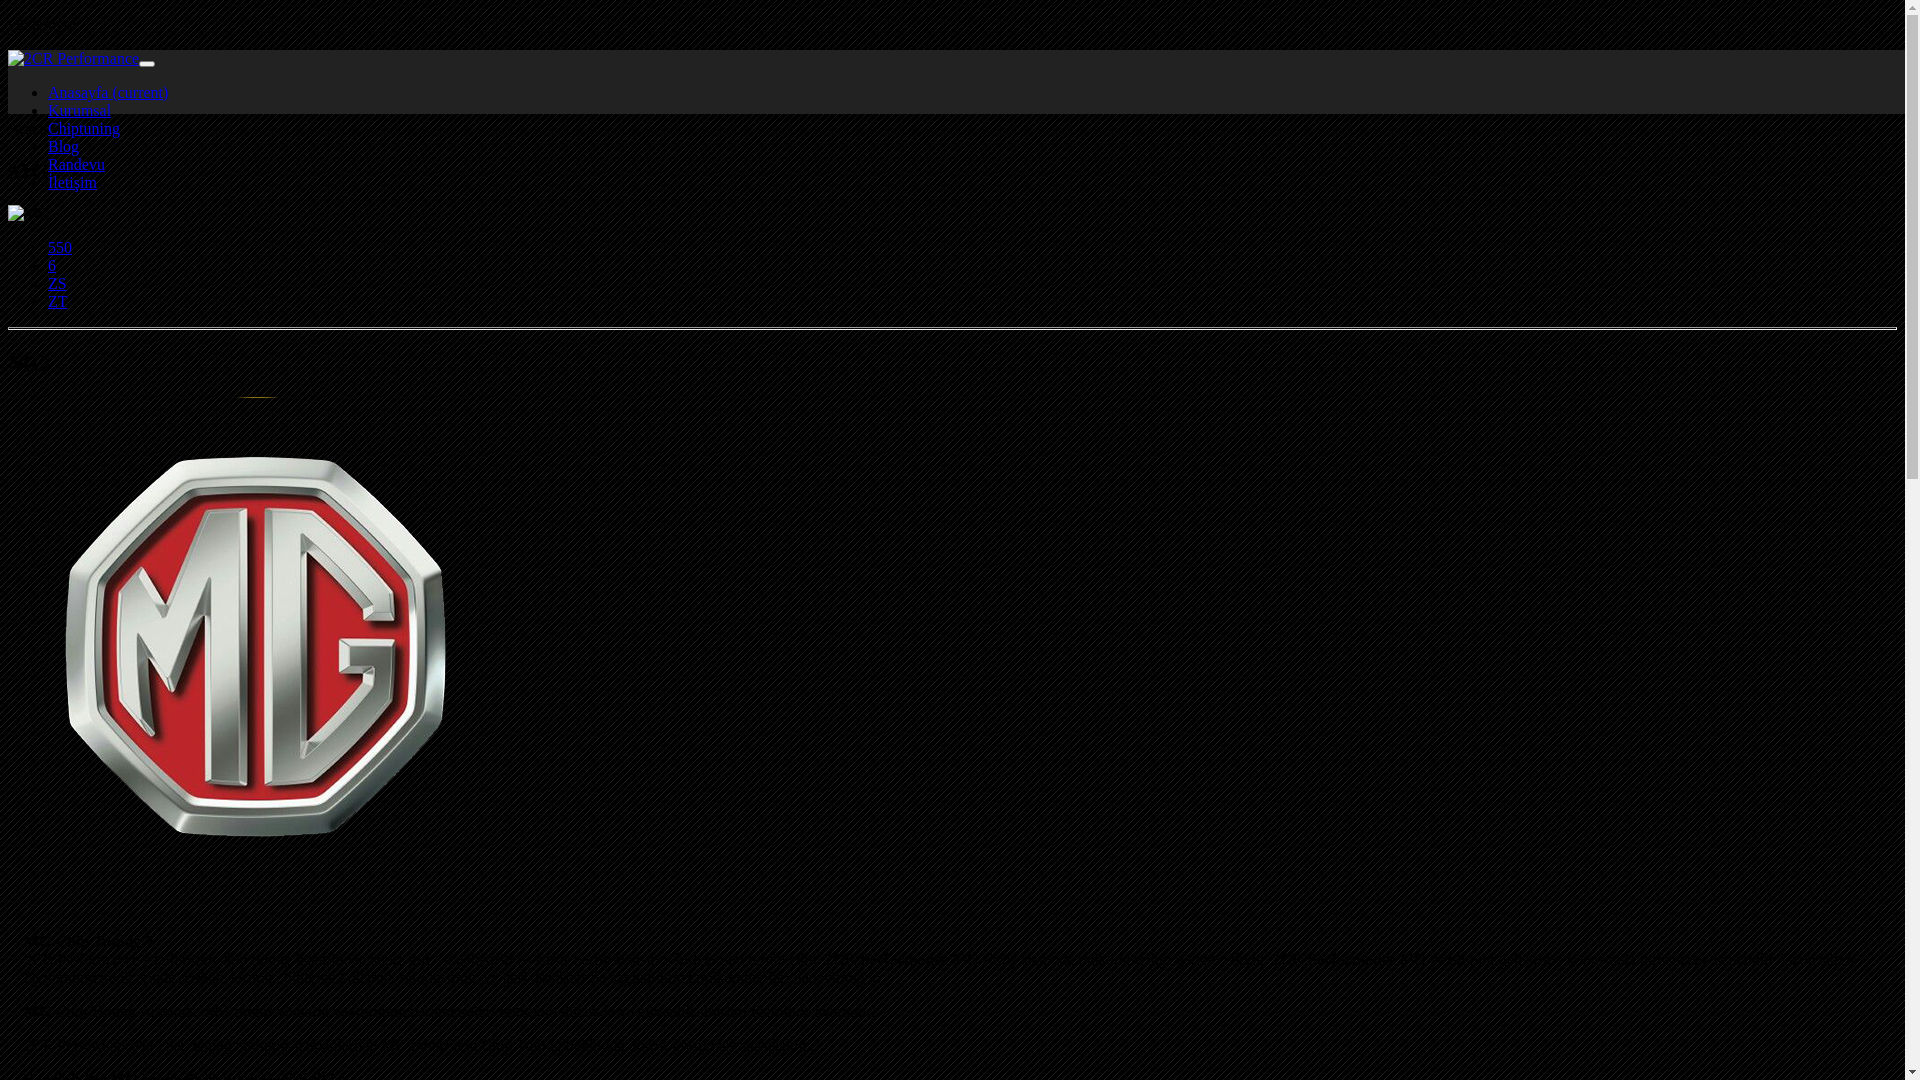 The image size is (1920, 1080). I want to click on '6', so click(48, 264).